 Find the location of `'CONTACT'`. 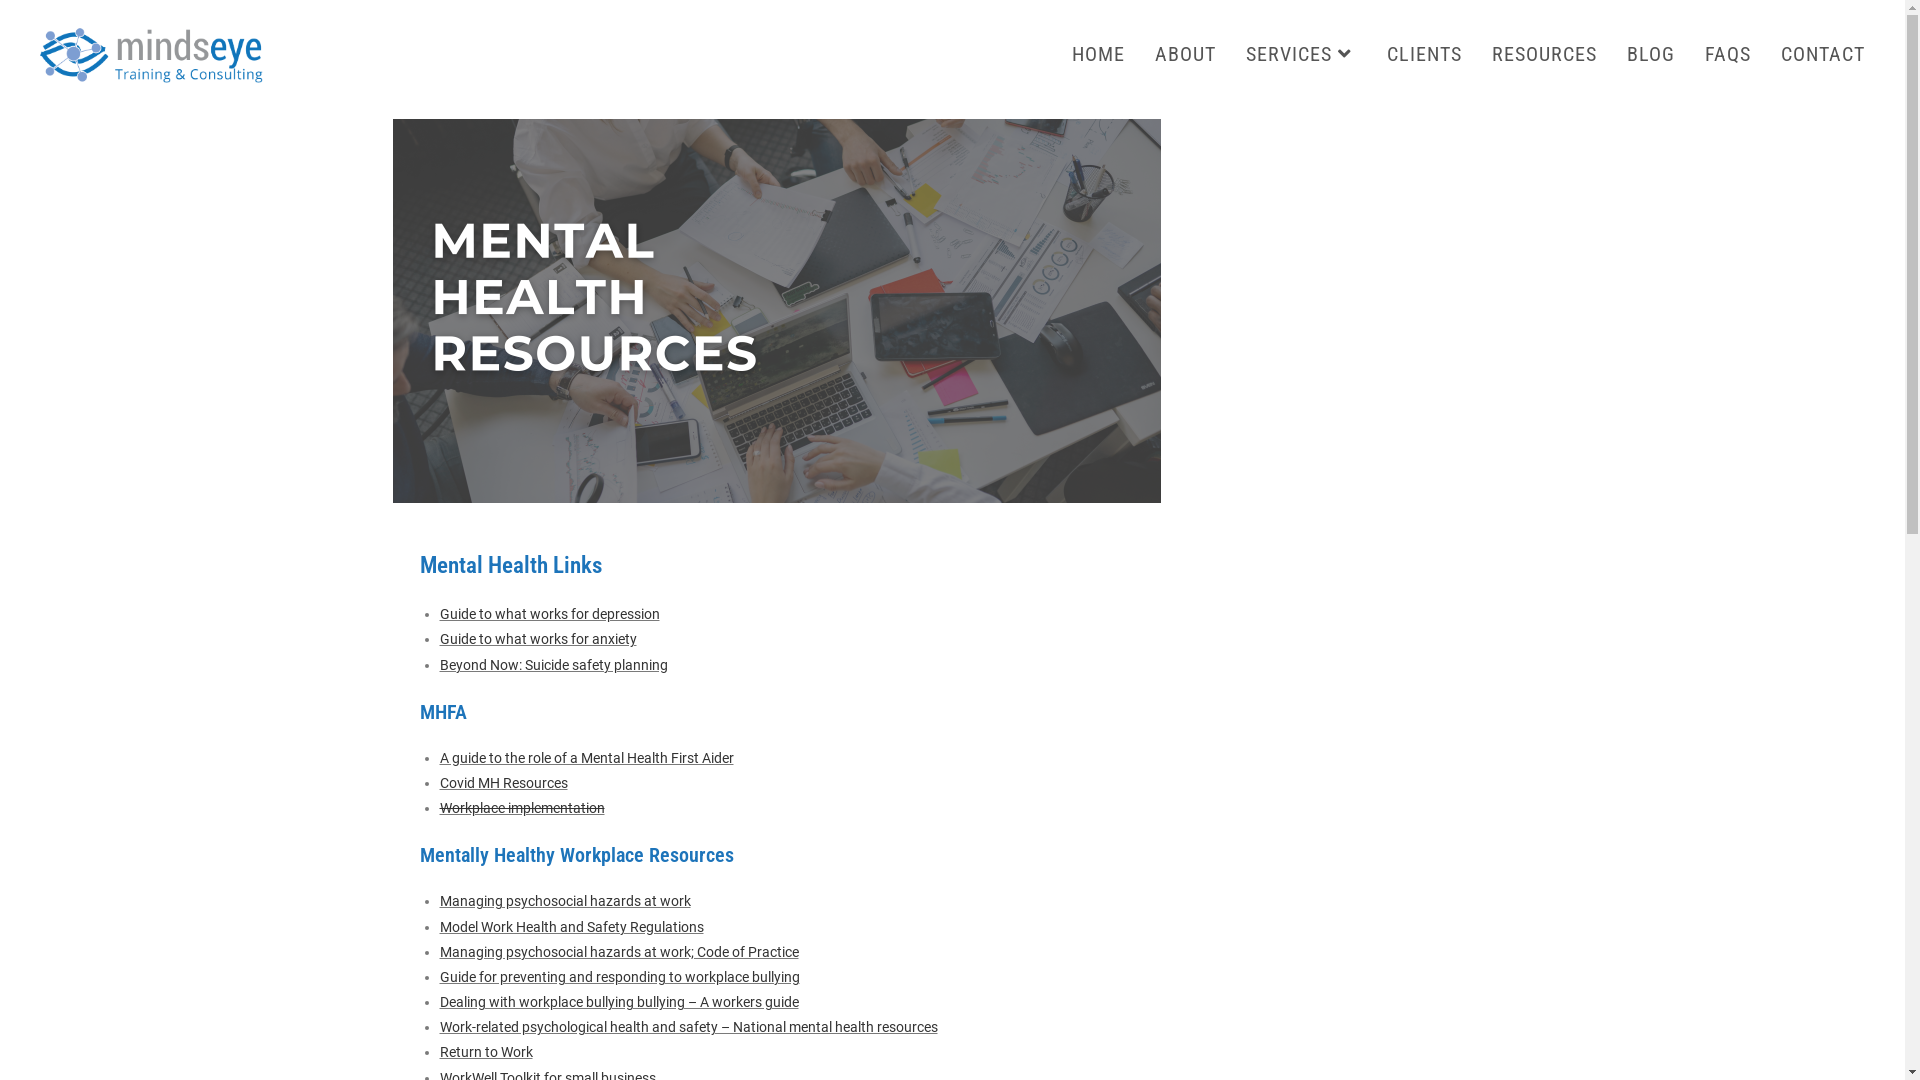

'CONTACT' is located at coordinates (1823, 53).